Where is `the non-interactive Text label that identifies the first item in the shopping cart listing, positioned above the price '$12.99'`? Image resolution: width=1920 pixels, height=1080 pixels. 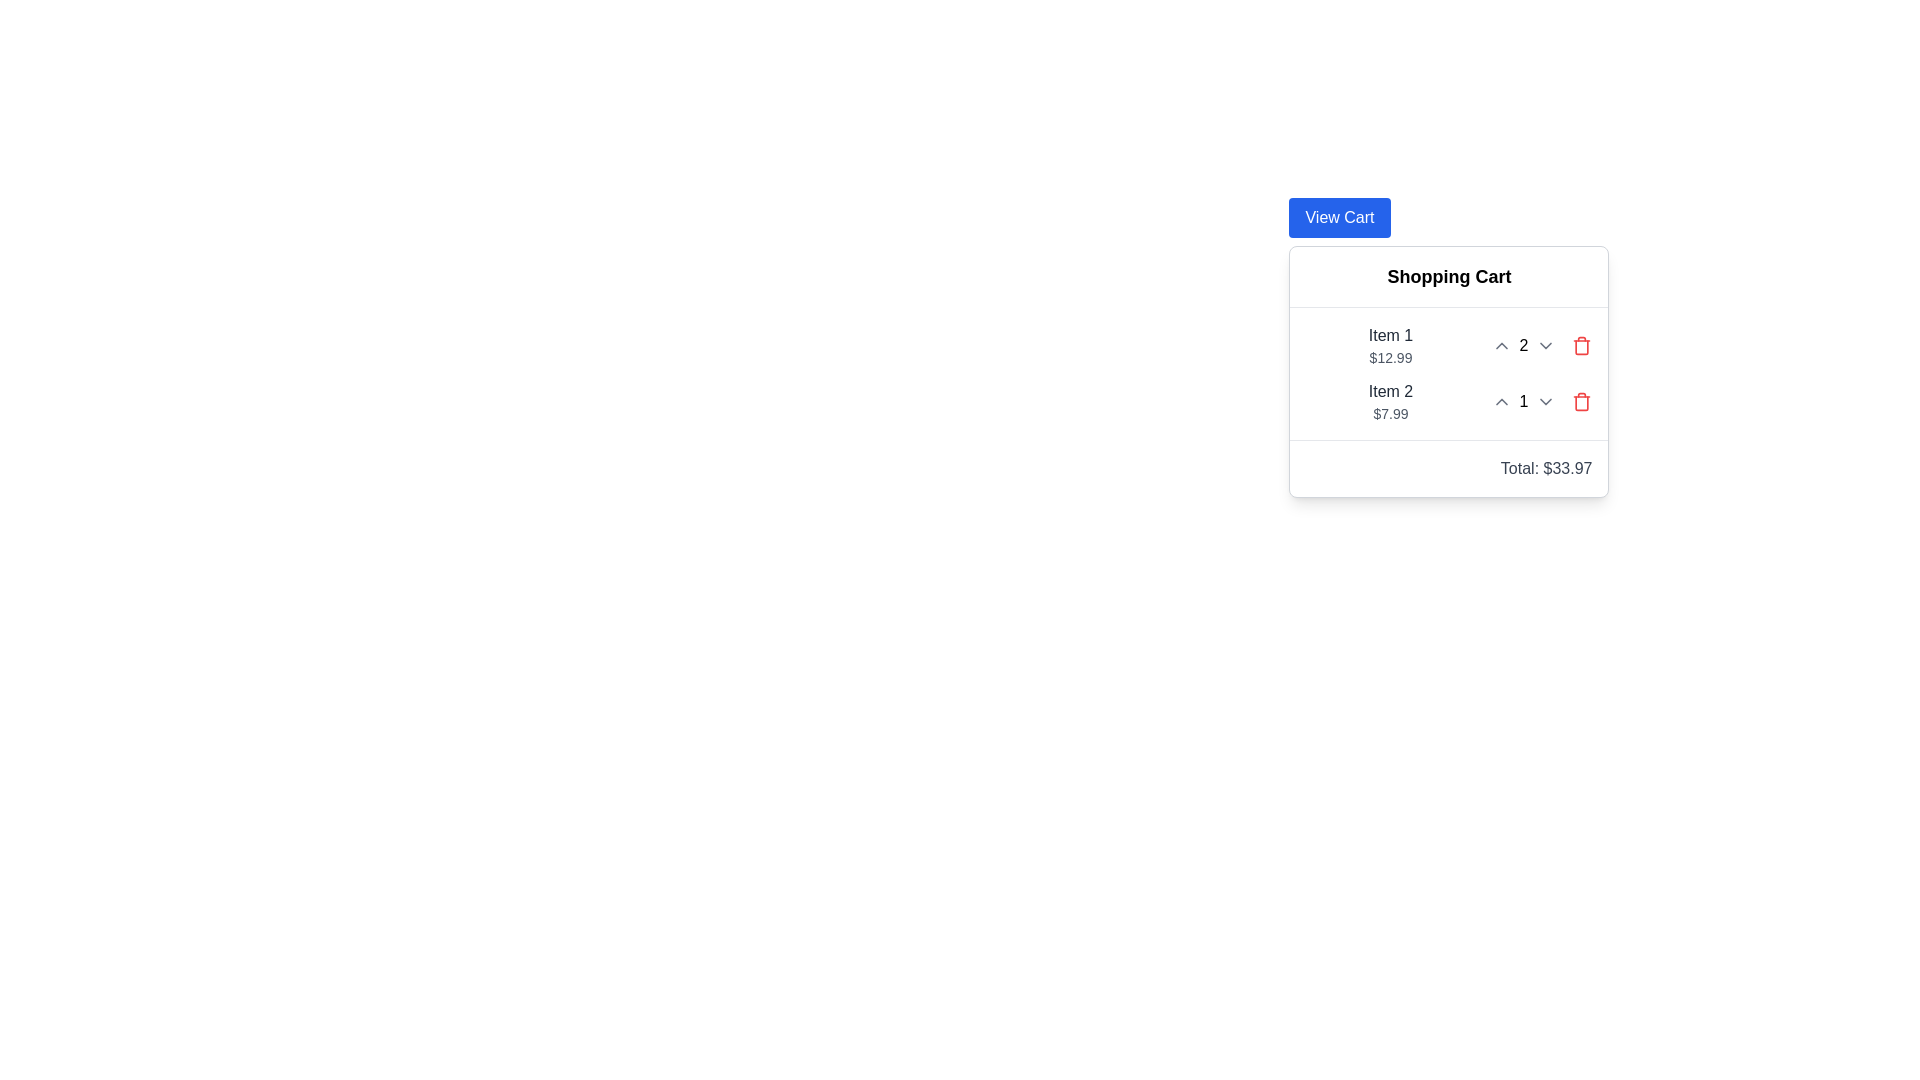 the non-interactive Text label that identifies the first item in the shopping cart listing, positioned above the price '$12.99' is located at coordinates (1390, 334).